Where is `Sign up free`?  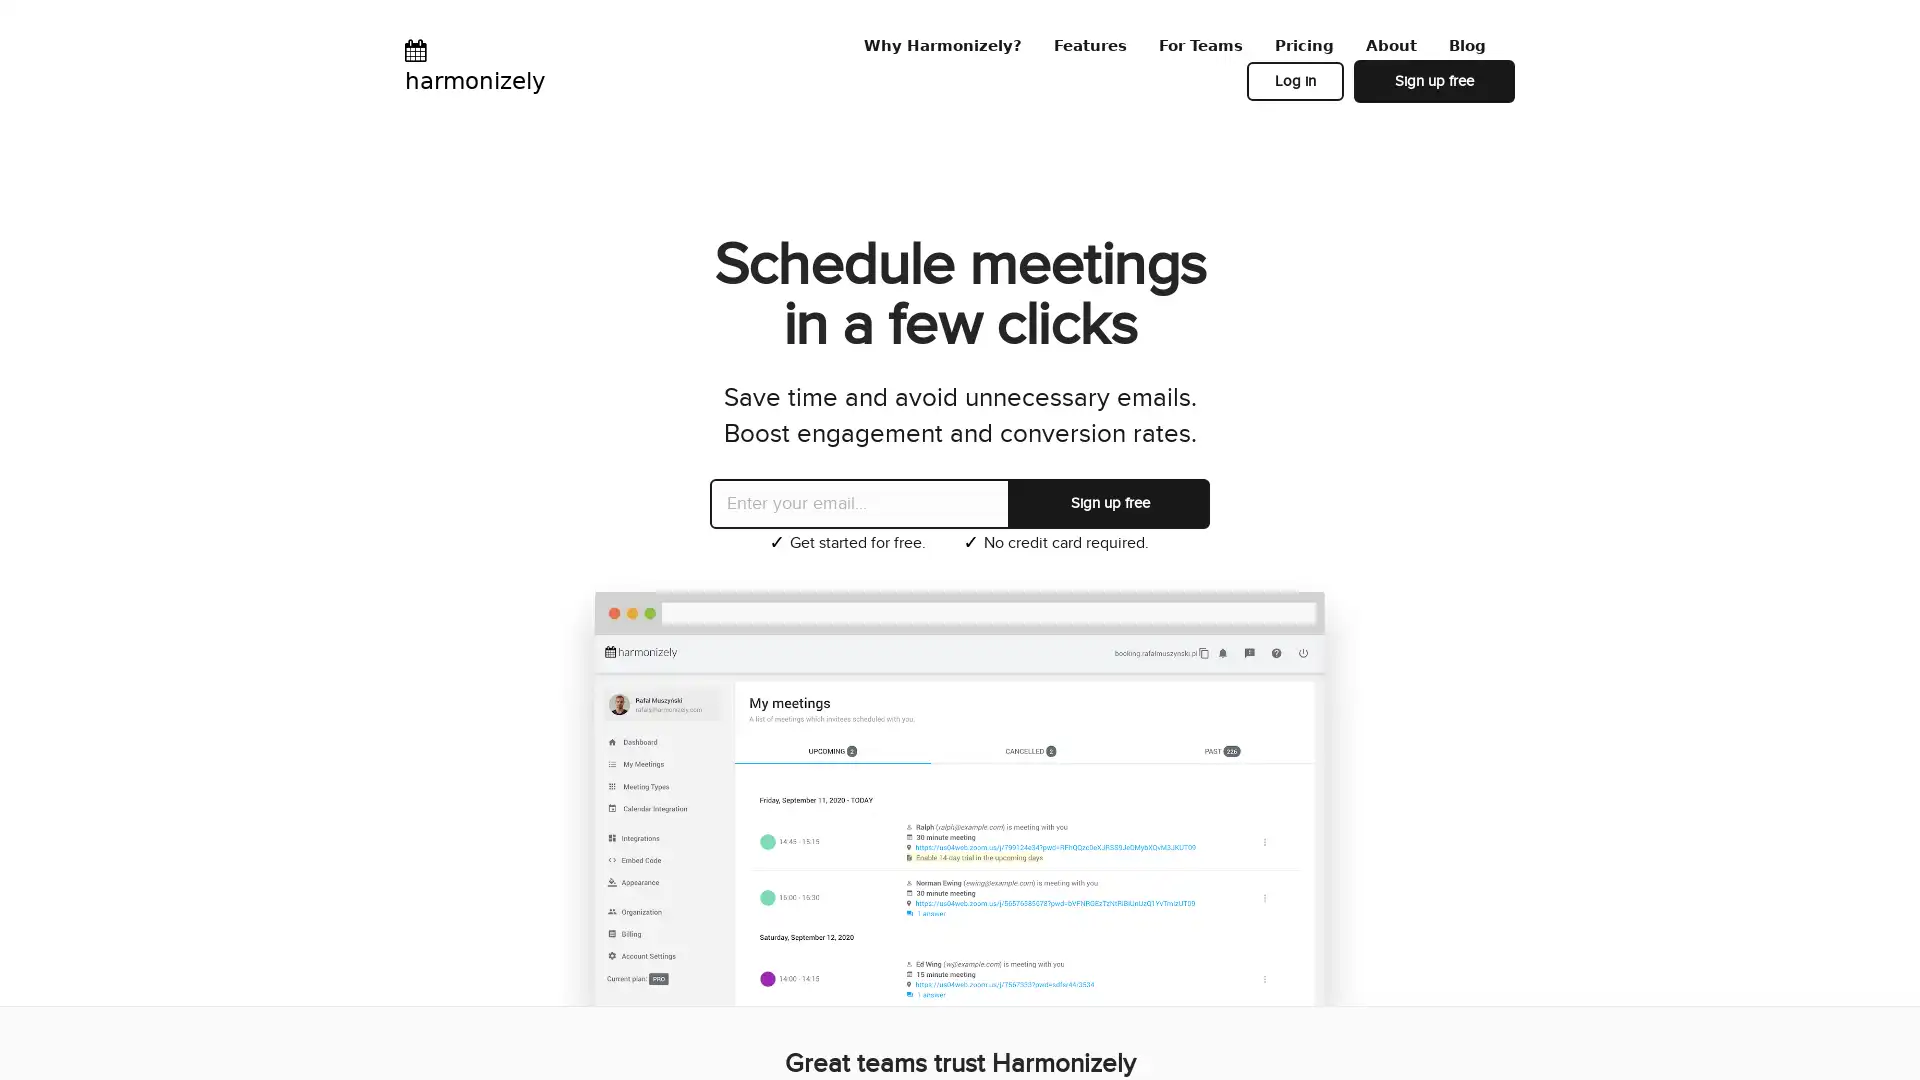
Sign up free is located at coordinates (1108, 501).